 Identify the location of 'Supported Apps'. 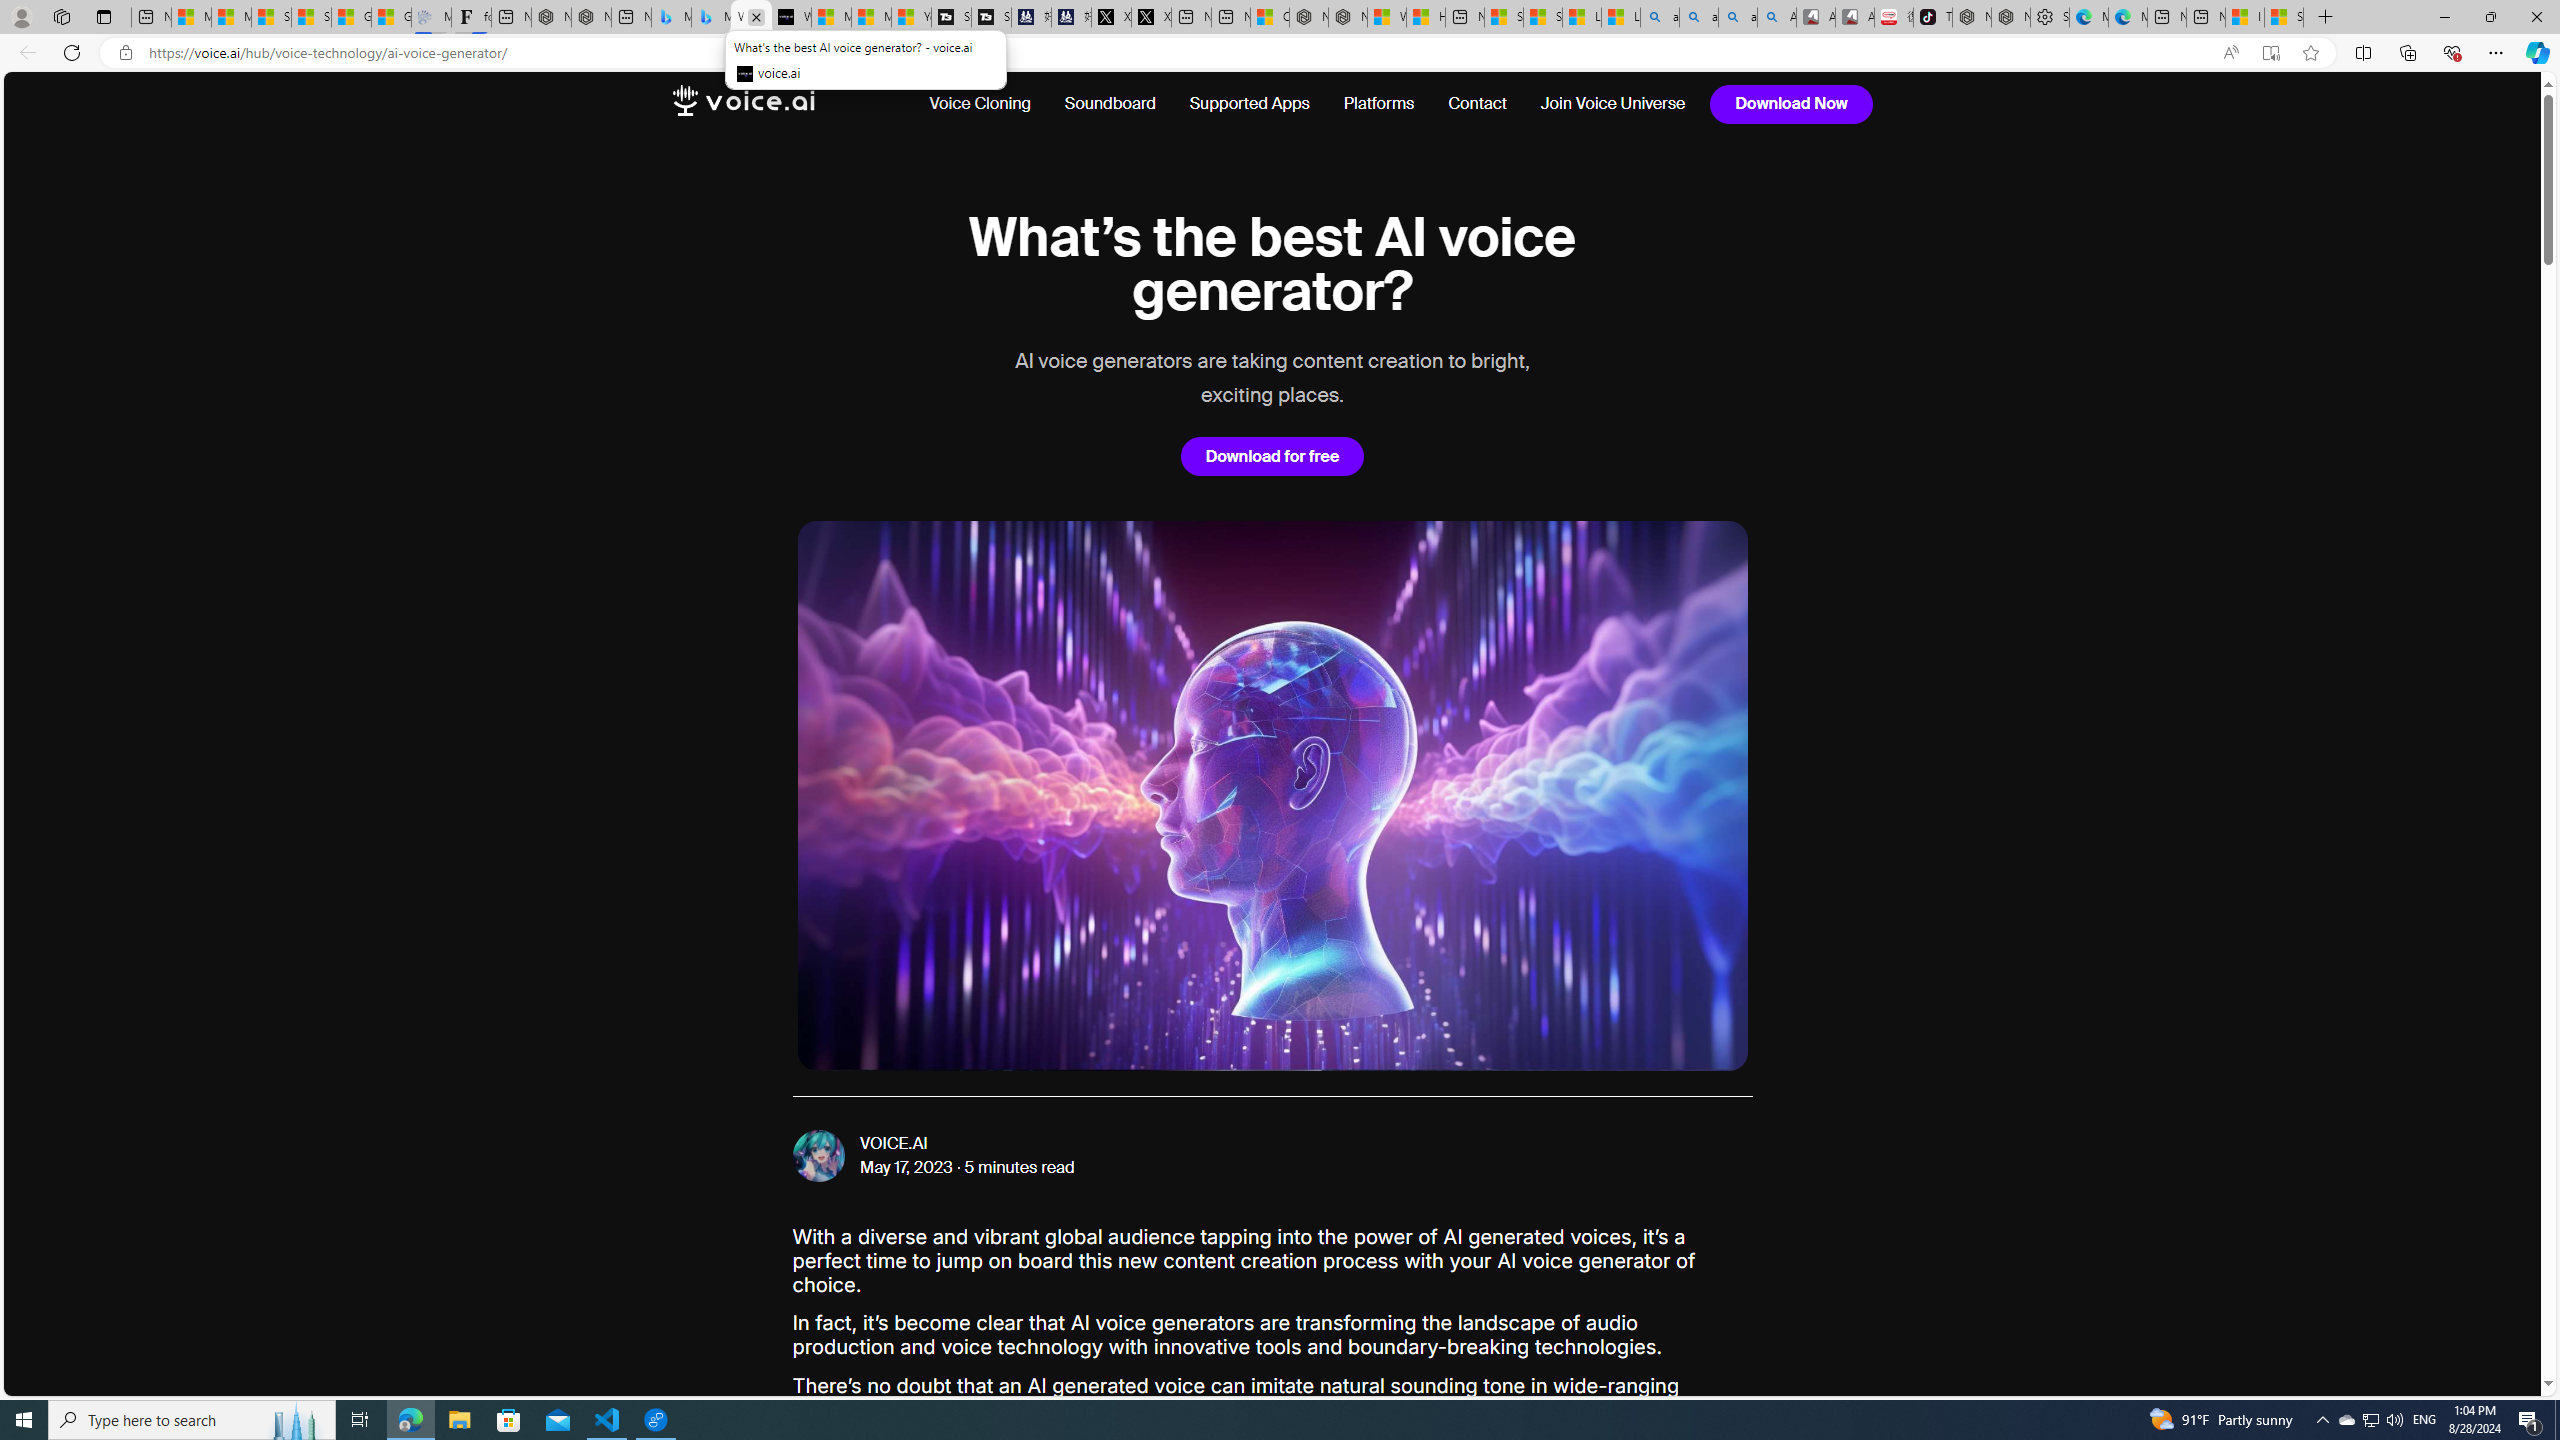
(1248, 103).